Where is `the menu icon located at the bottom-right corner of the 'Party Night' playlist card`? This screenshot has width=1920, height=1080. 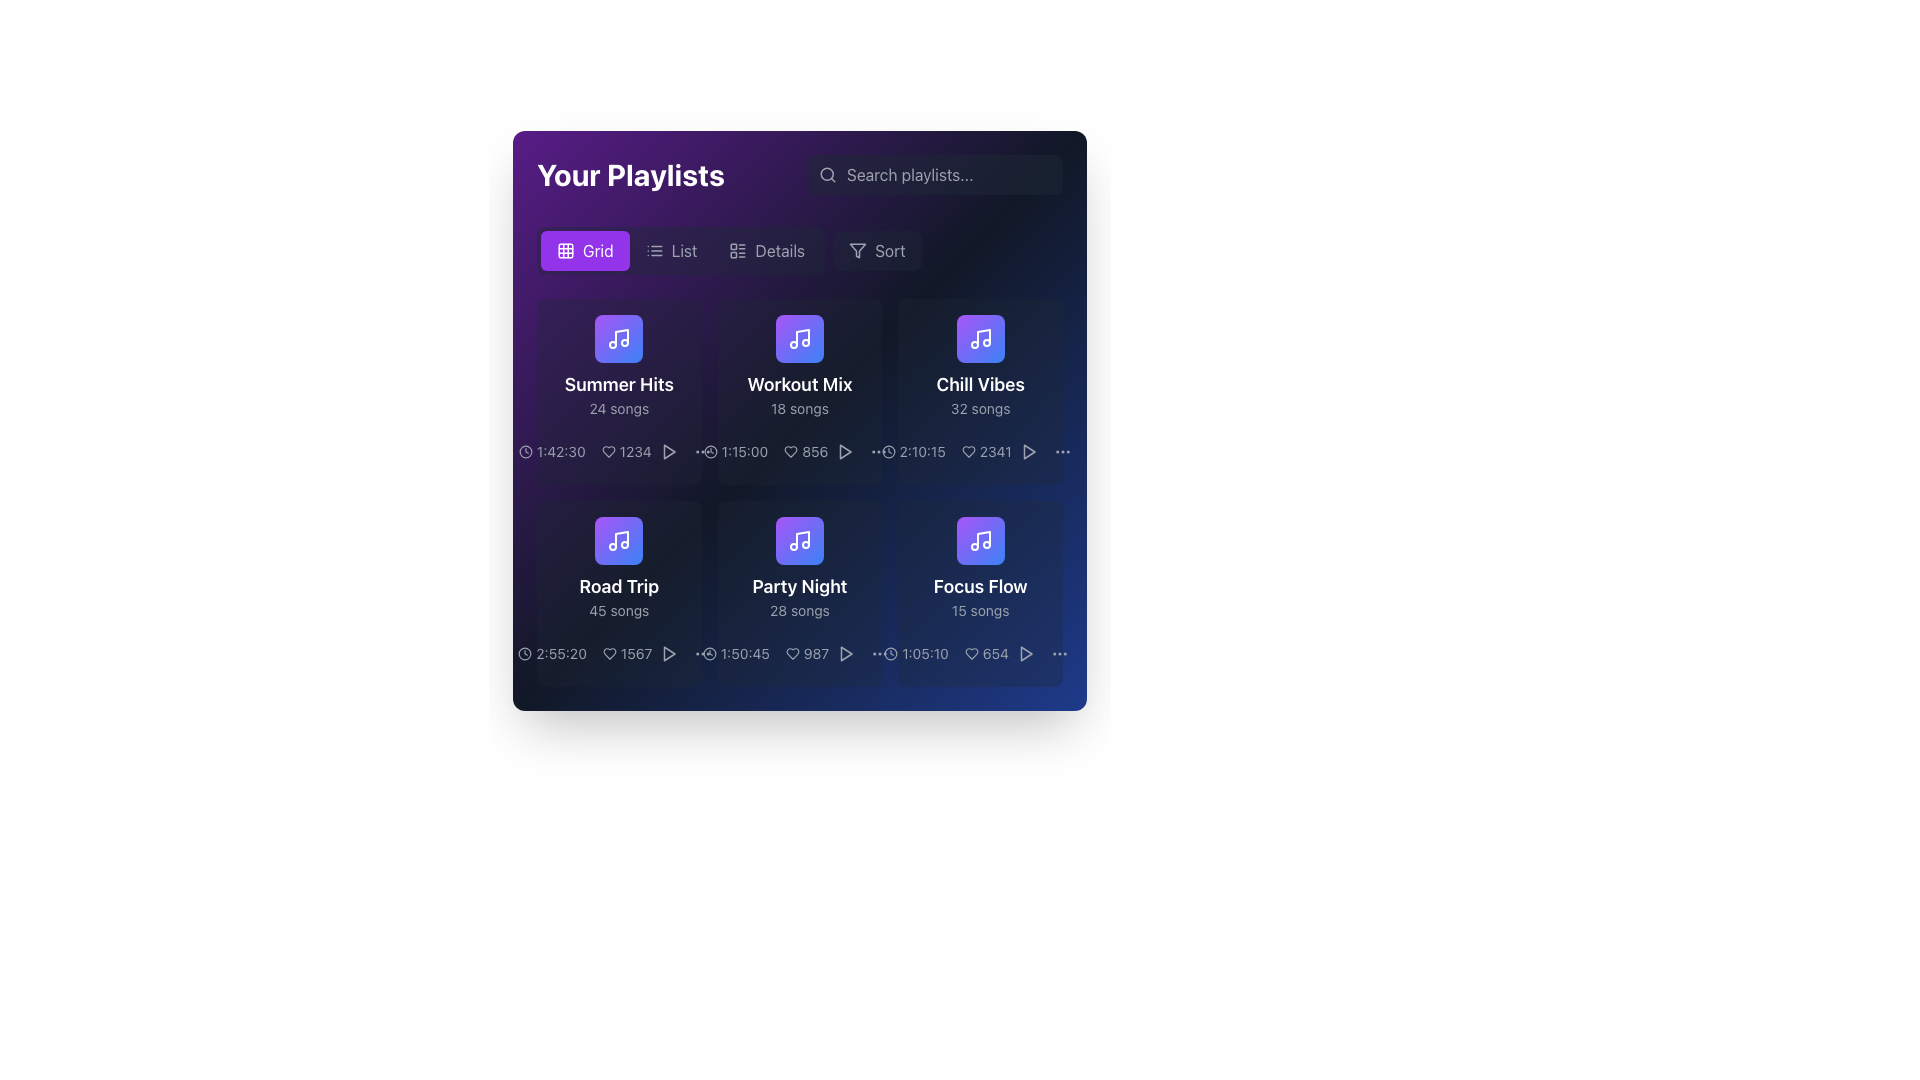
the menu icon located at the bottom-right corner of the 'Party Night' playlist card is located at coordinates (702, 654).